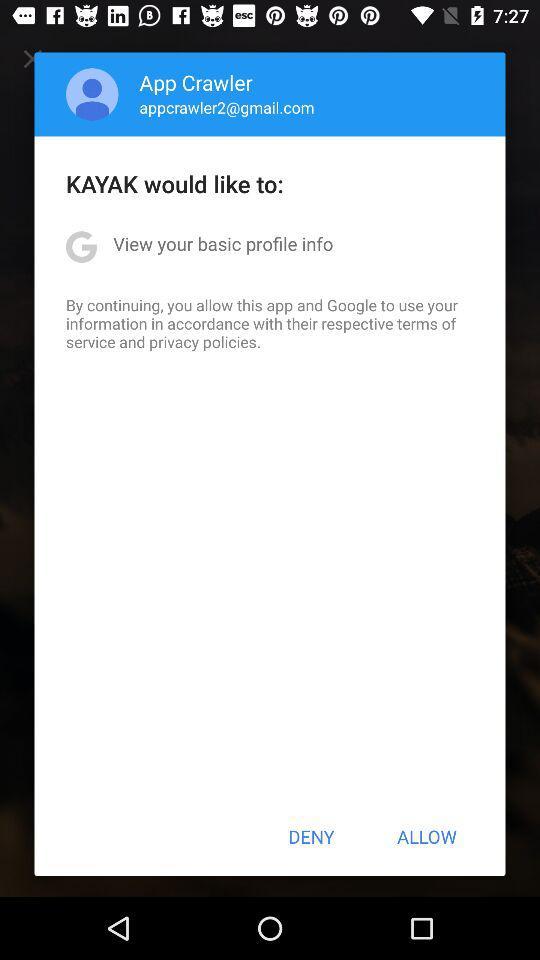 Image resolution: width=540 pixels, height=960 pixels. I want to click on app below the by continuing you app, so click(311, 836).